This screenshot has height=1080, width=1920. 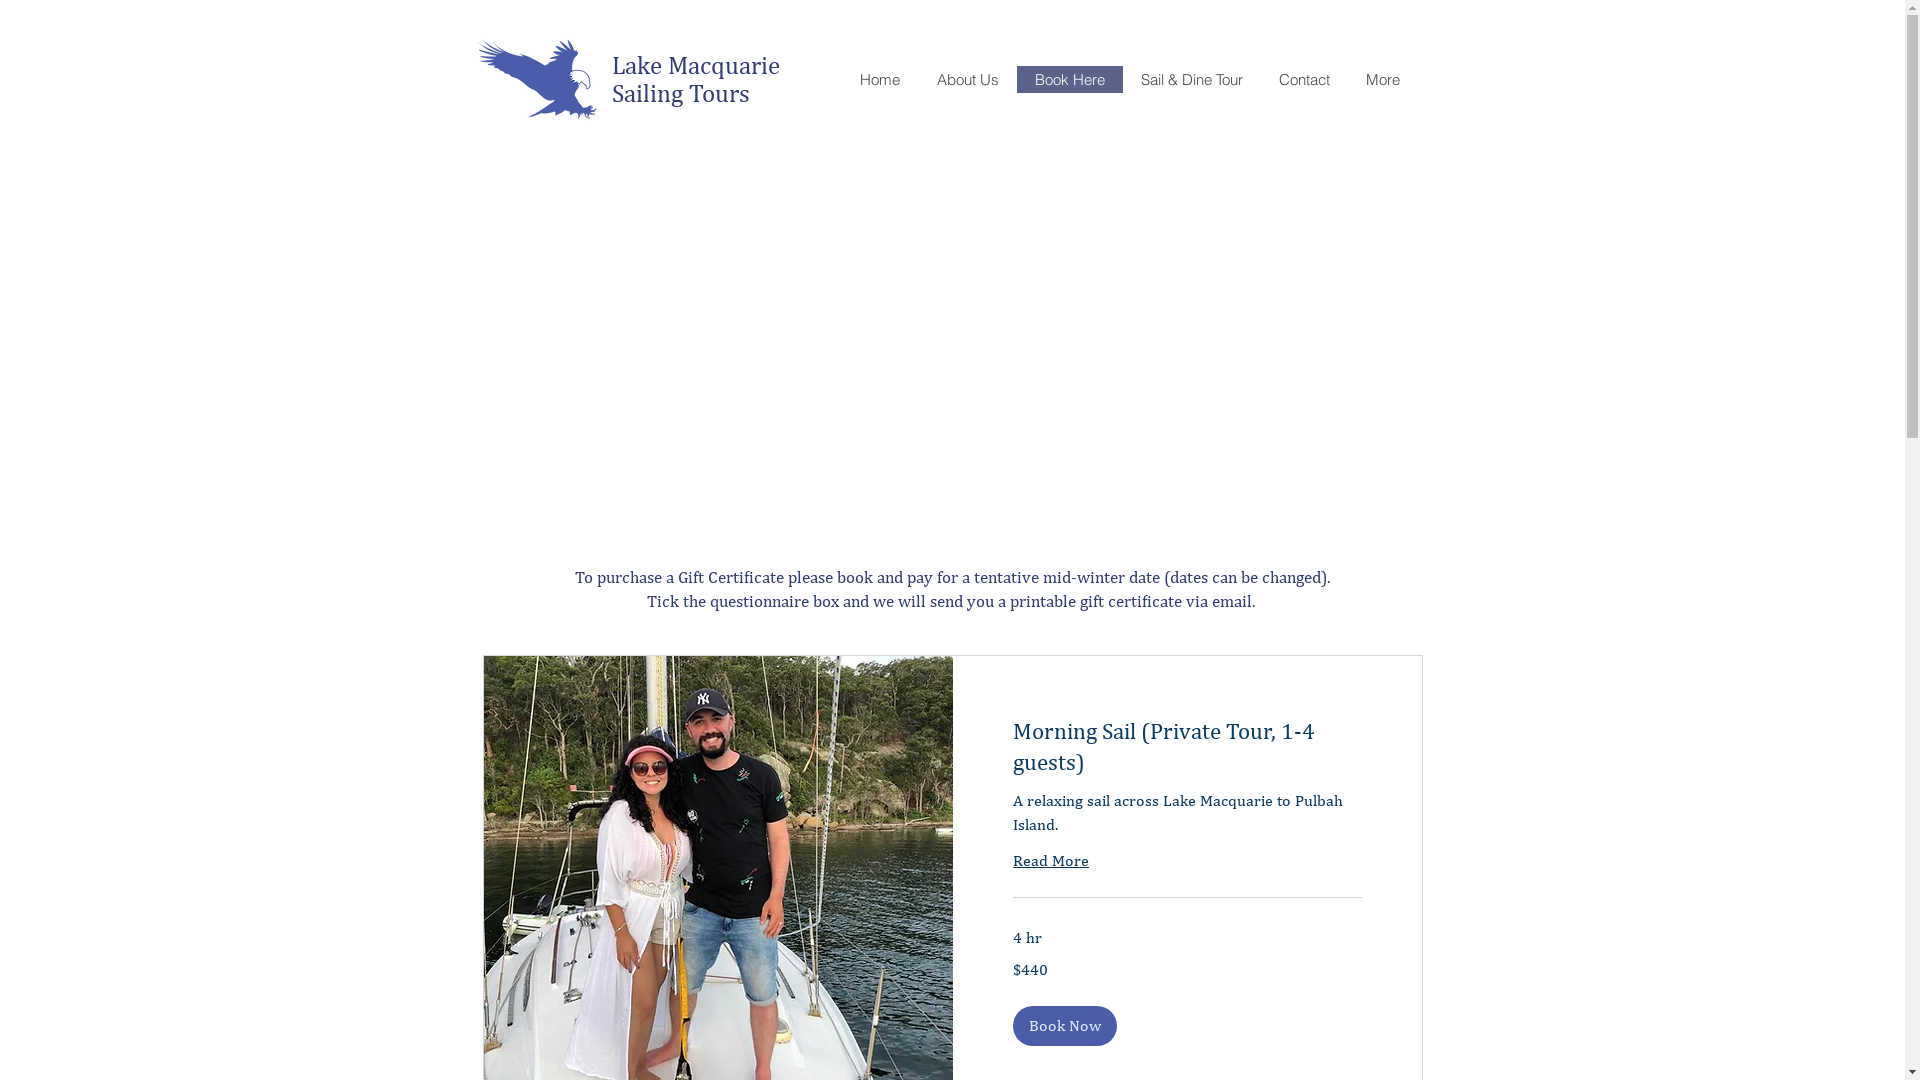 I want to click on 'Sail & Dine Tour', so click(x=1190, y=78).